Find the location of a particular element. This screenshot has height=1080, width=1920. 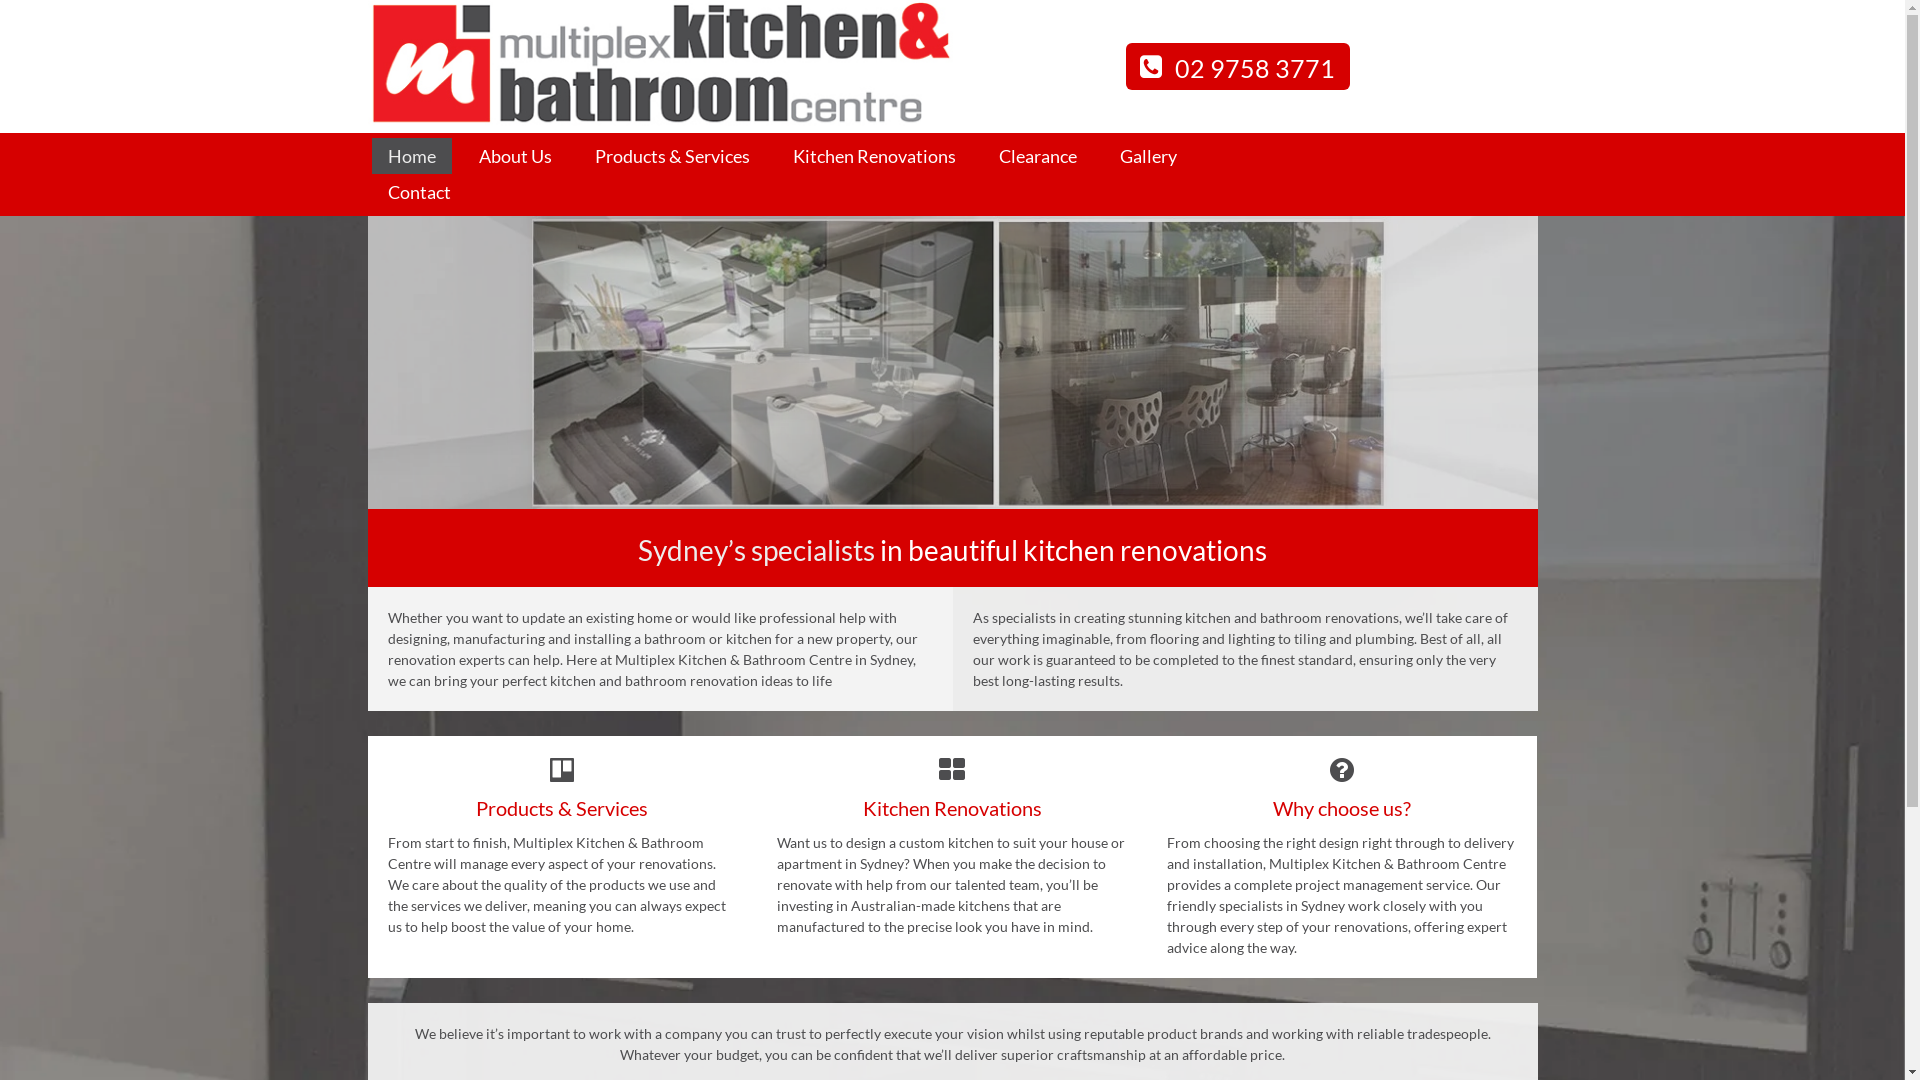

'Products & Services' is located at coordinates (671, 155).